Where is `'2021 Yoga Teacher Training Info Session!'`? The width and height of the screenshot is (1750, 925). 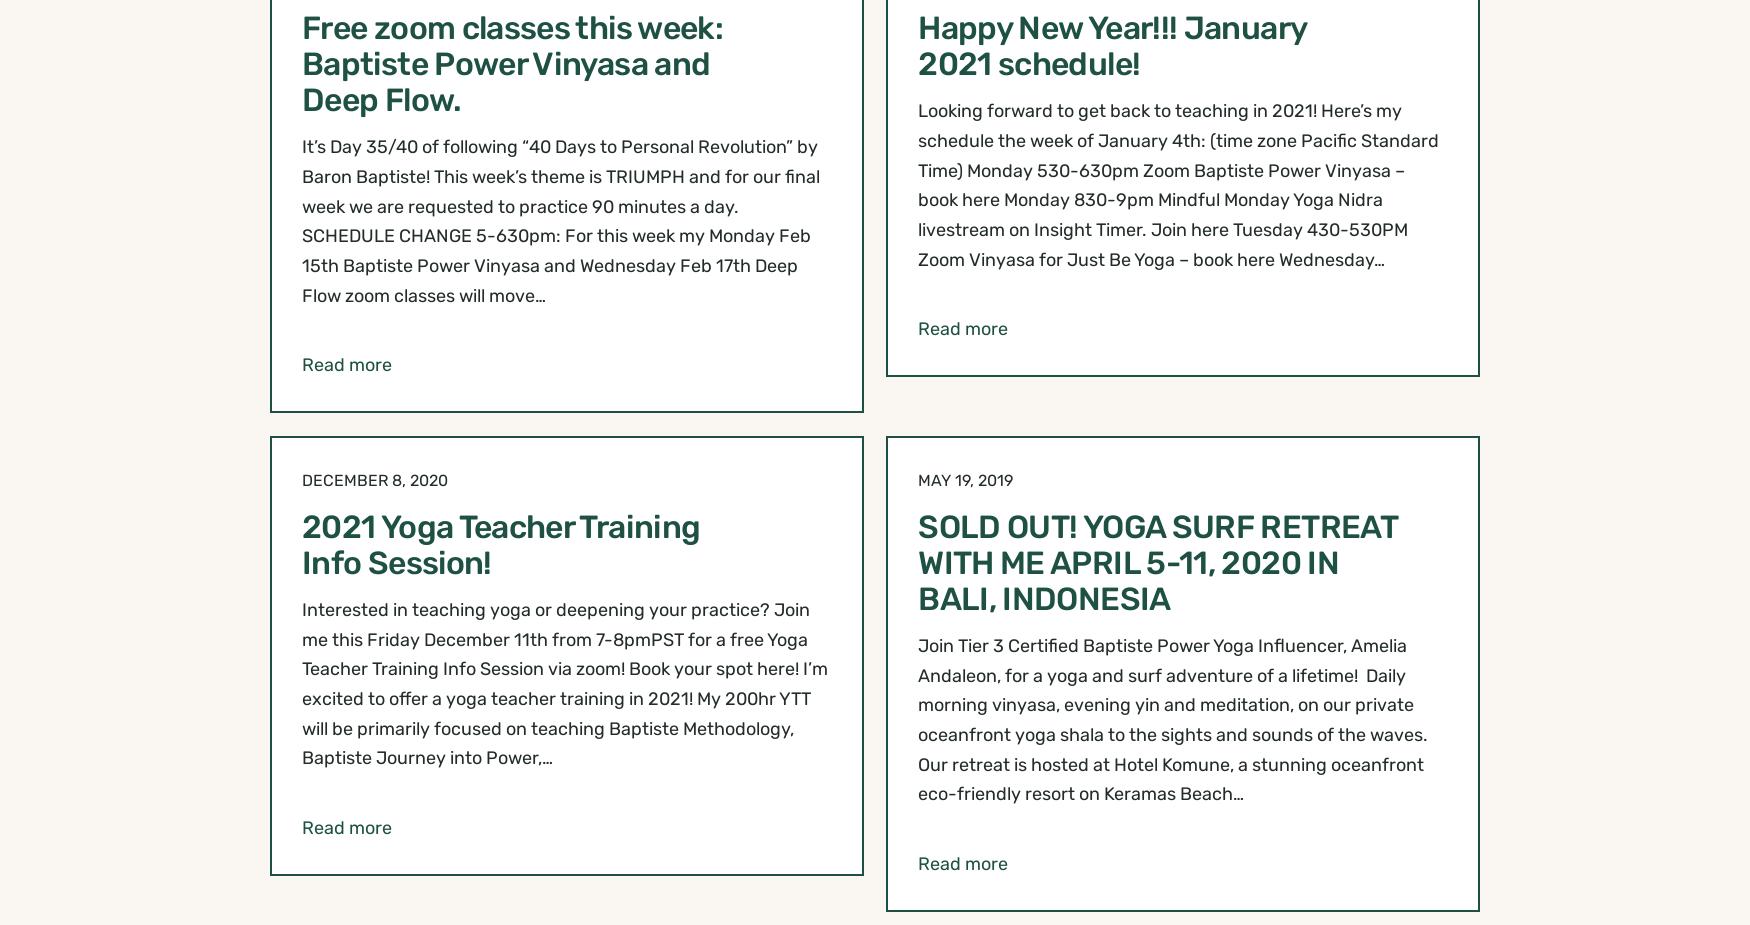
'2021 Yoga Teacher Training Info Session!' is located at coordinates (500, 543).